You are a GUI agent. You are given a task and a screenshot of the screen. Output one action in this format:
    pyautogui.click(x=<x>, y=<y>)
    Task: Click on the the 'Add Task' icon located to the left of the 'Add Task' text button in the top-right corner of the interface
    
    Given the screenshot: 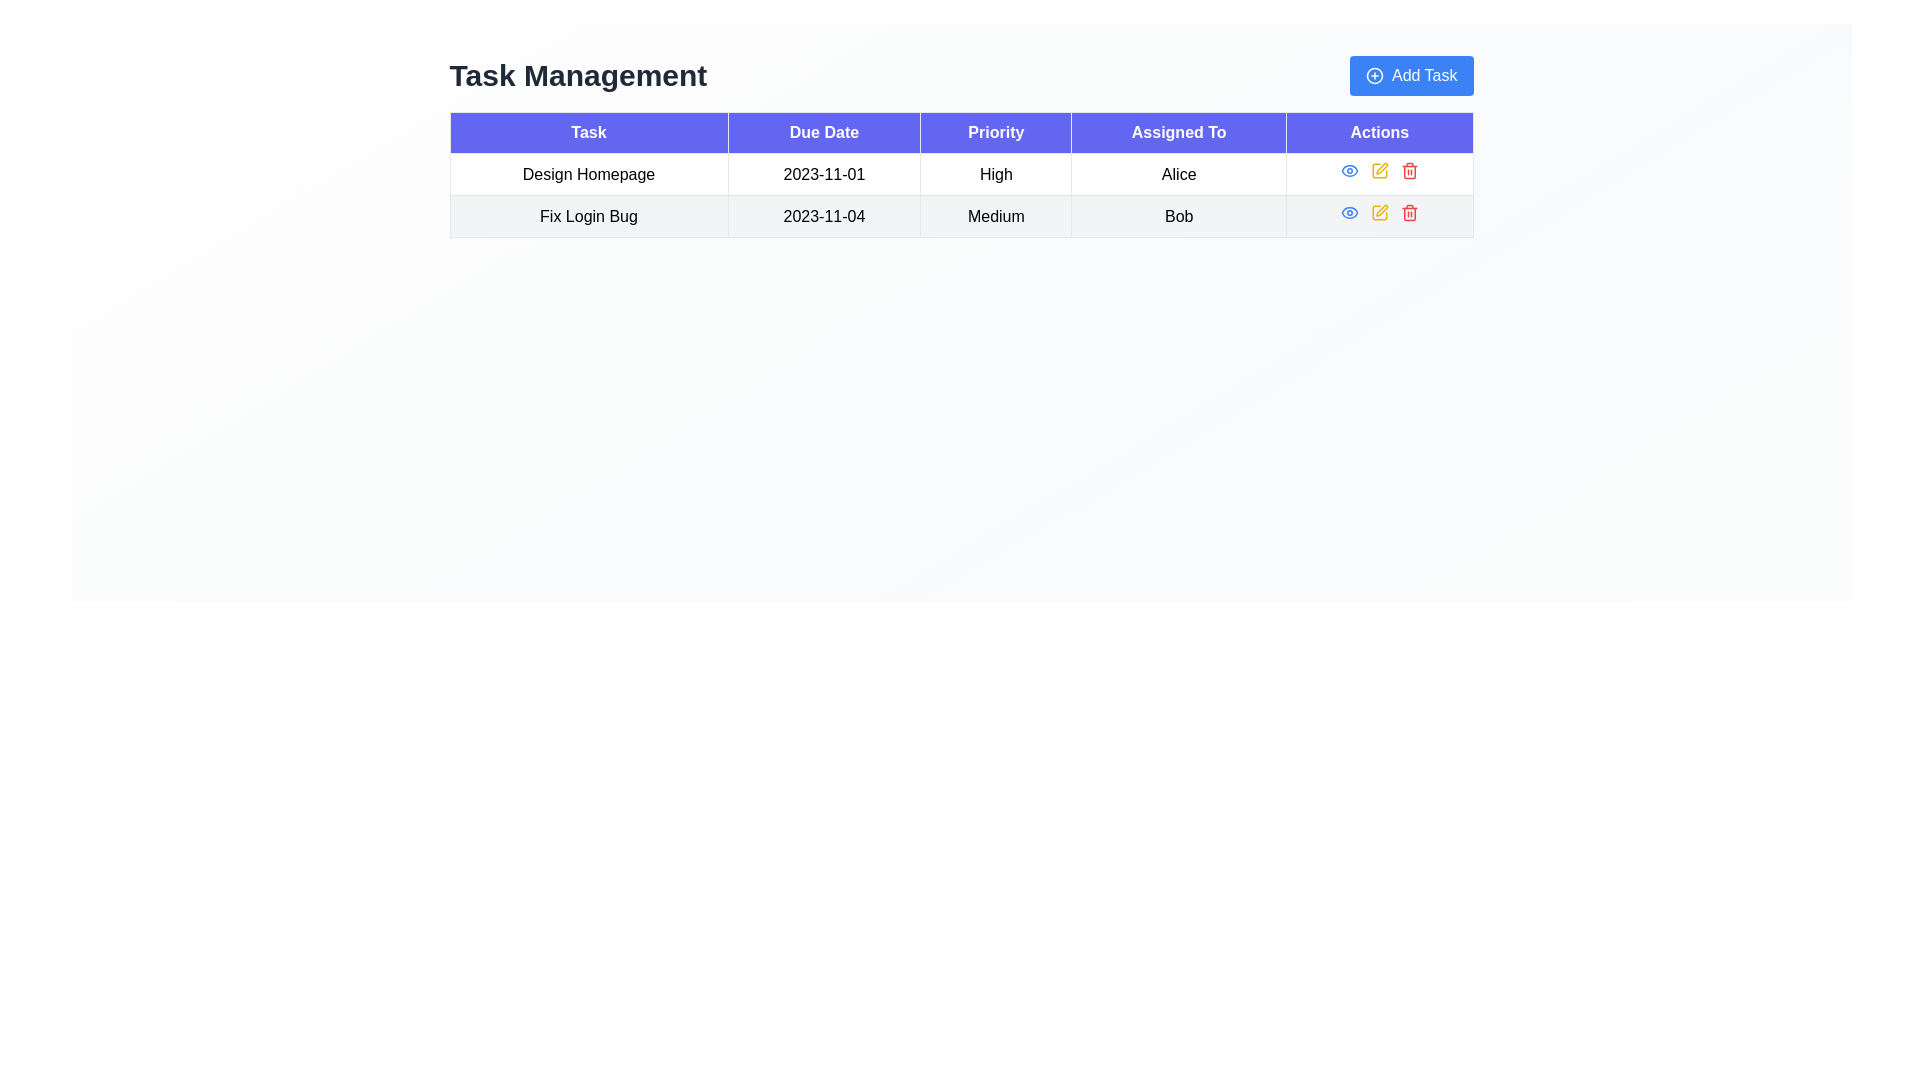 What is the action you would take?
    pyautogui.click(x=1373, y=75)
    